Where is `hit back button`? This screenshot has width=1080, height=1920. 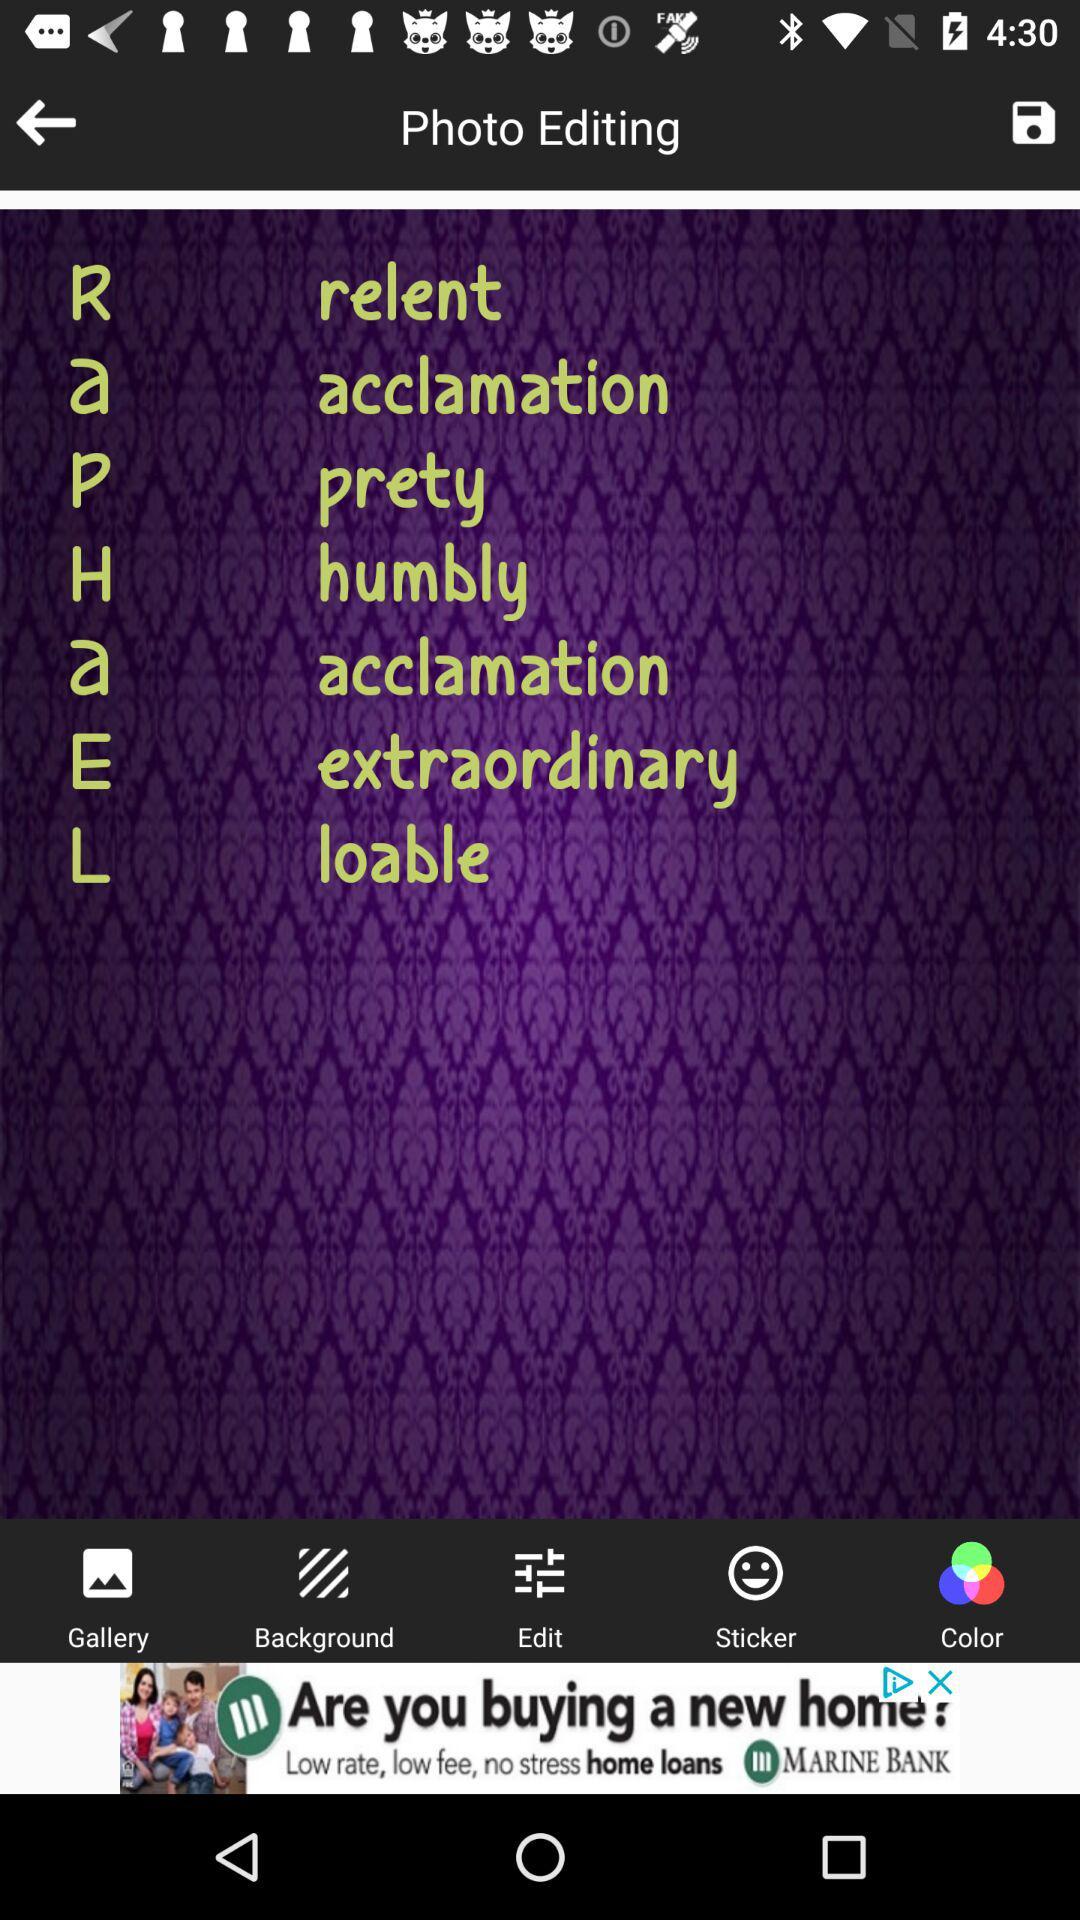
hit back button is located at coordinates (45, 121).